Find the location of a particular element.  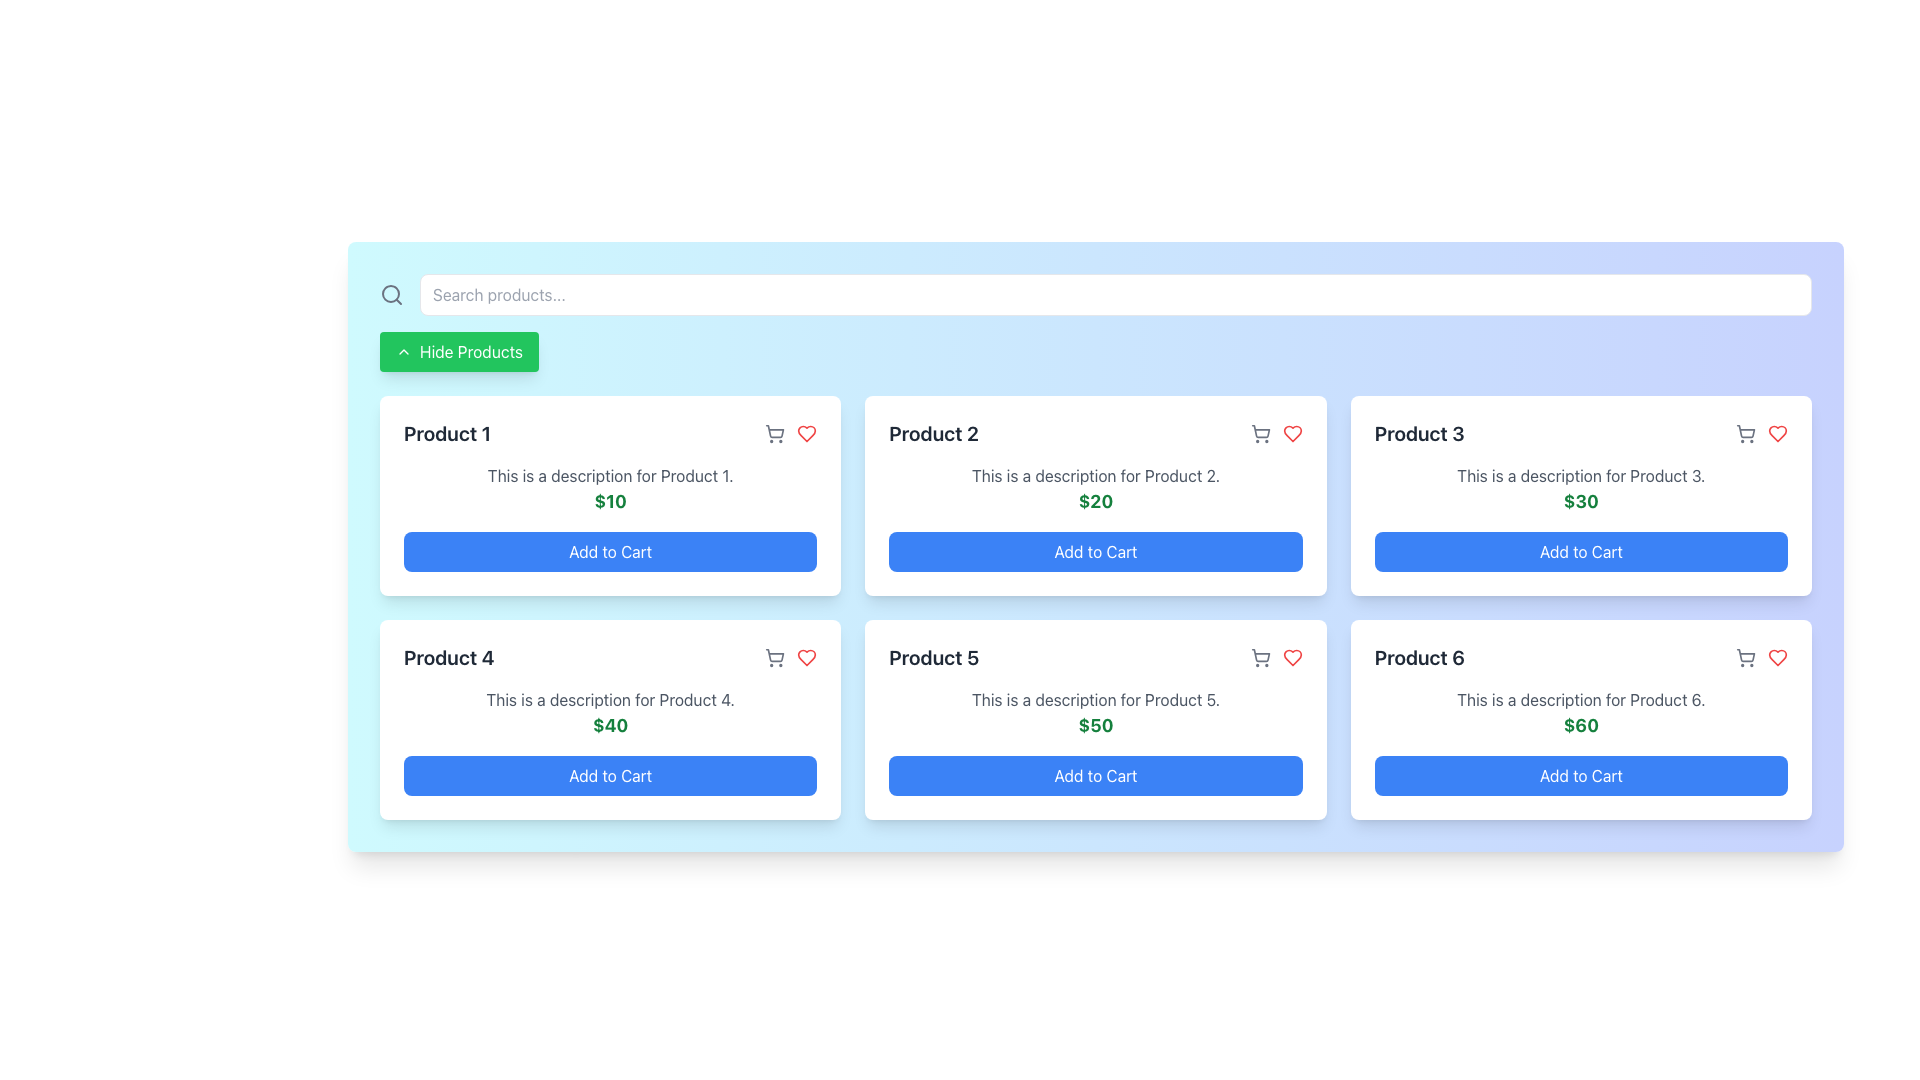

the text label displaying the price '$10' in bold green font, located within the first product card, centrally positioned below the product description and above the 'Add to Cart' button is located at coordinates (609, 500).